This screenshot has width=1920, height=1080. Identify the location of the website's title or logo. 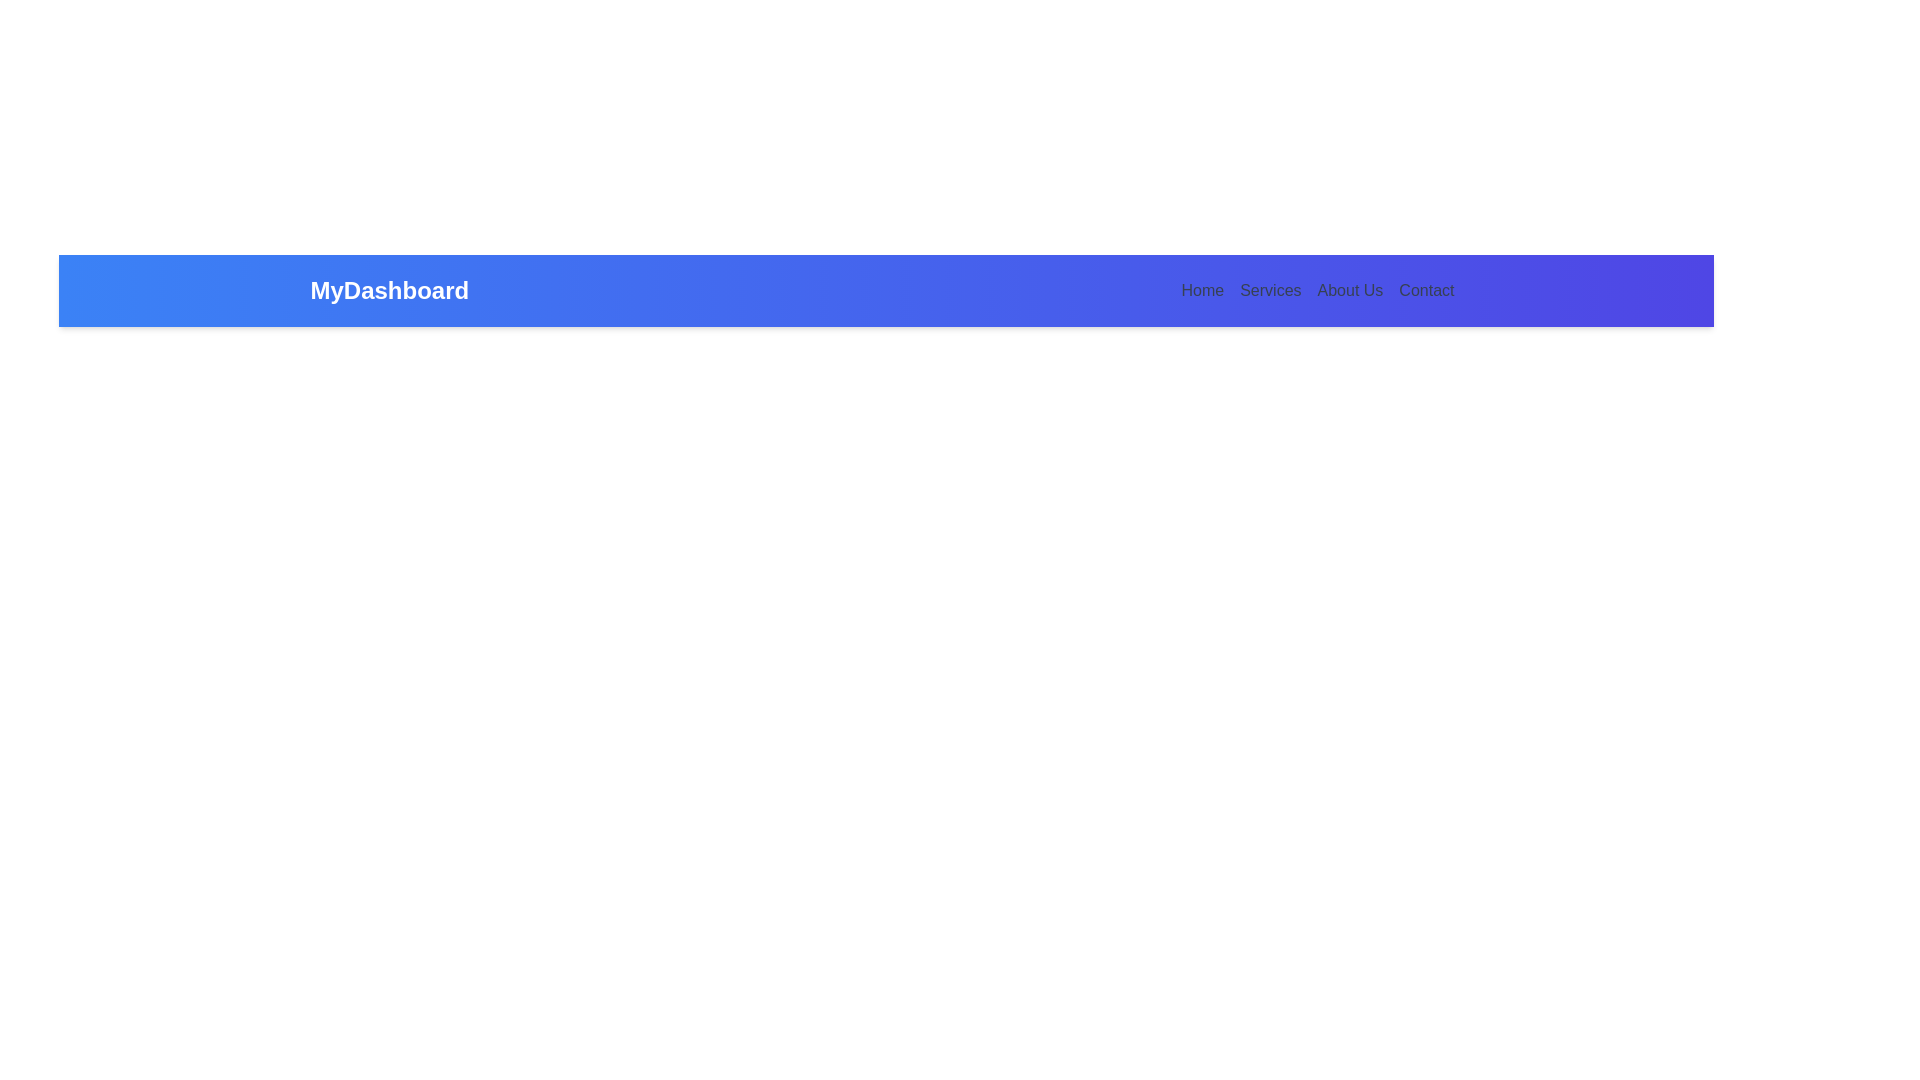
(389, 290).